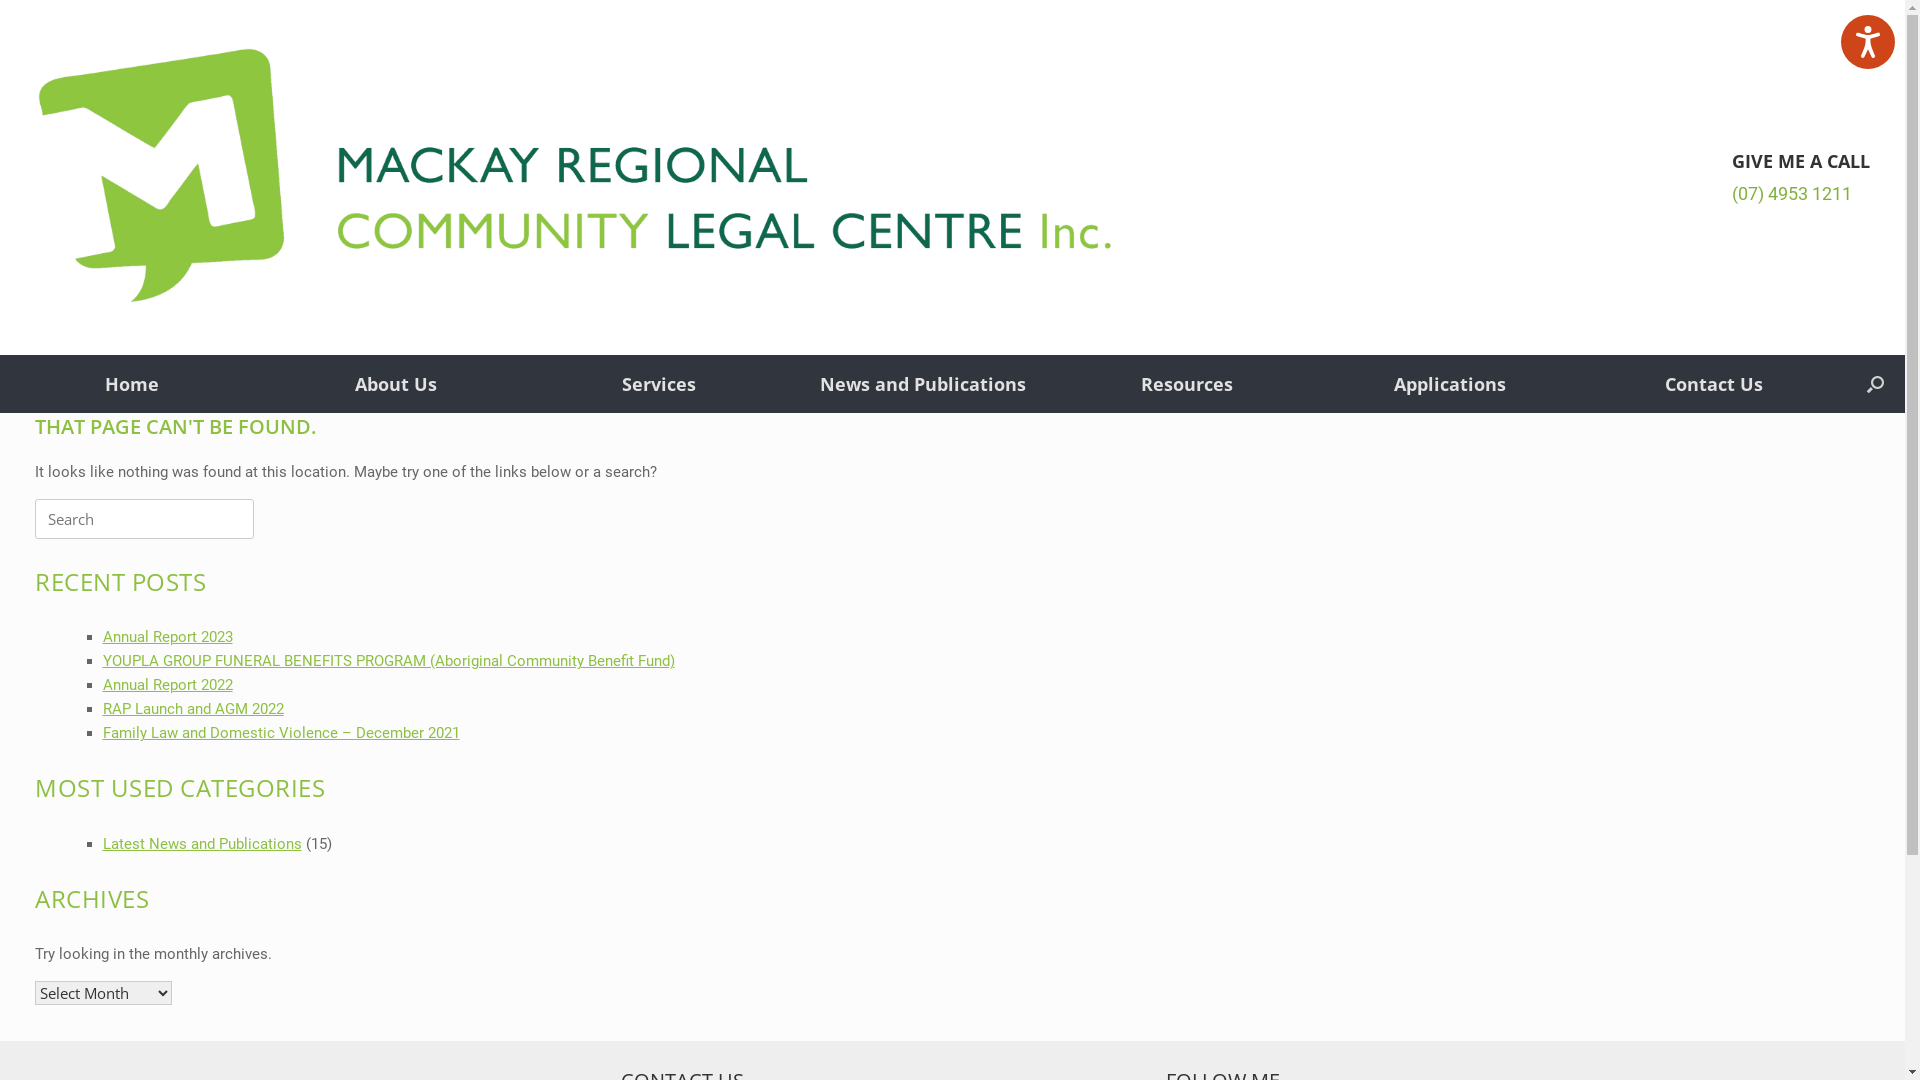 This screenshot has height=1080, width=1920. I want to click on 'Home', so click(131, 384).